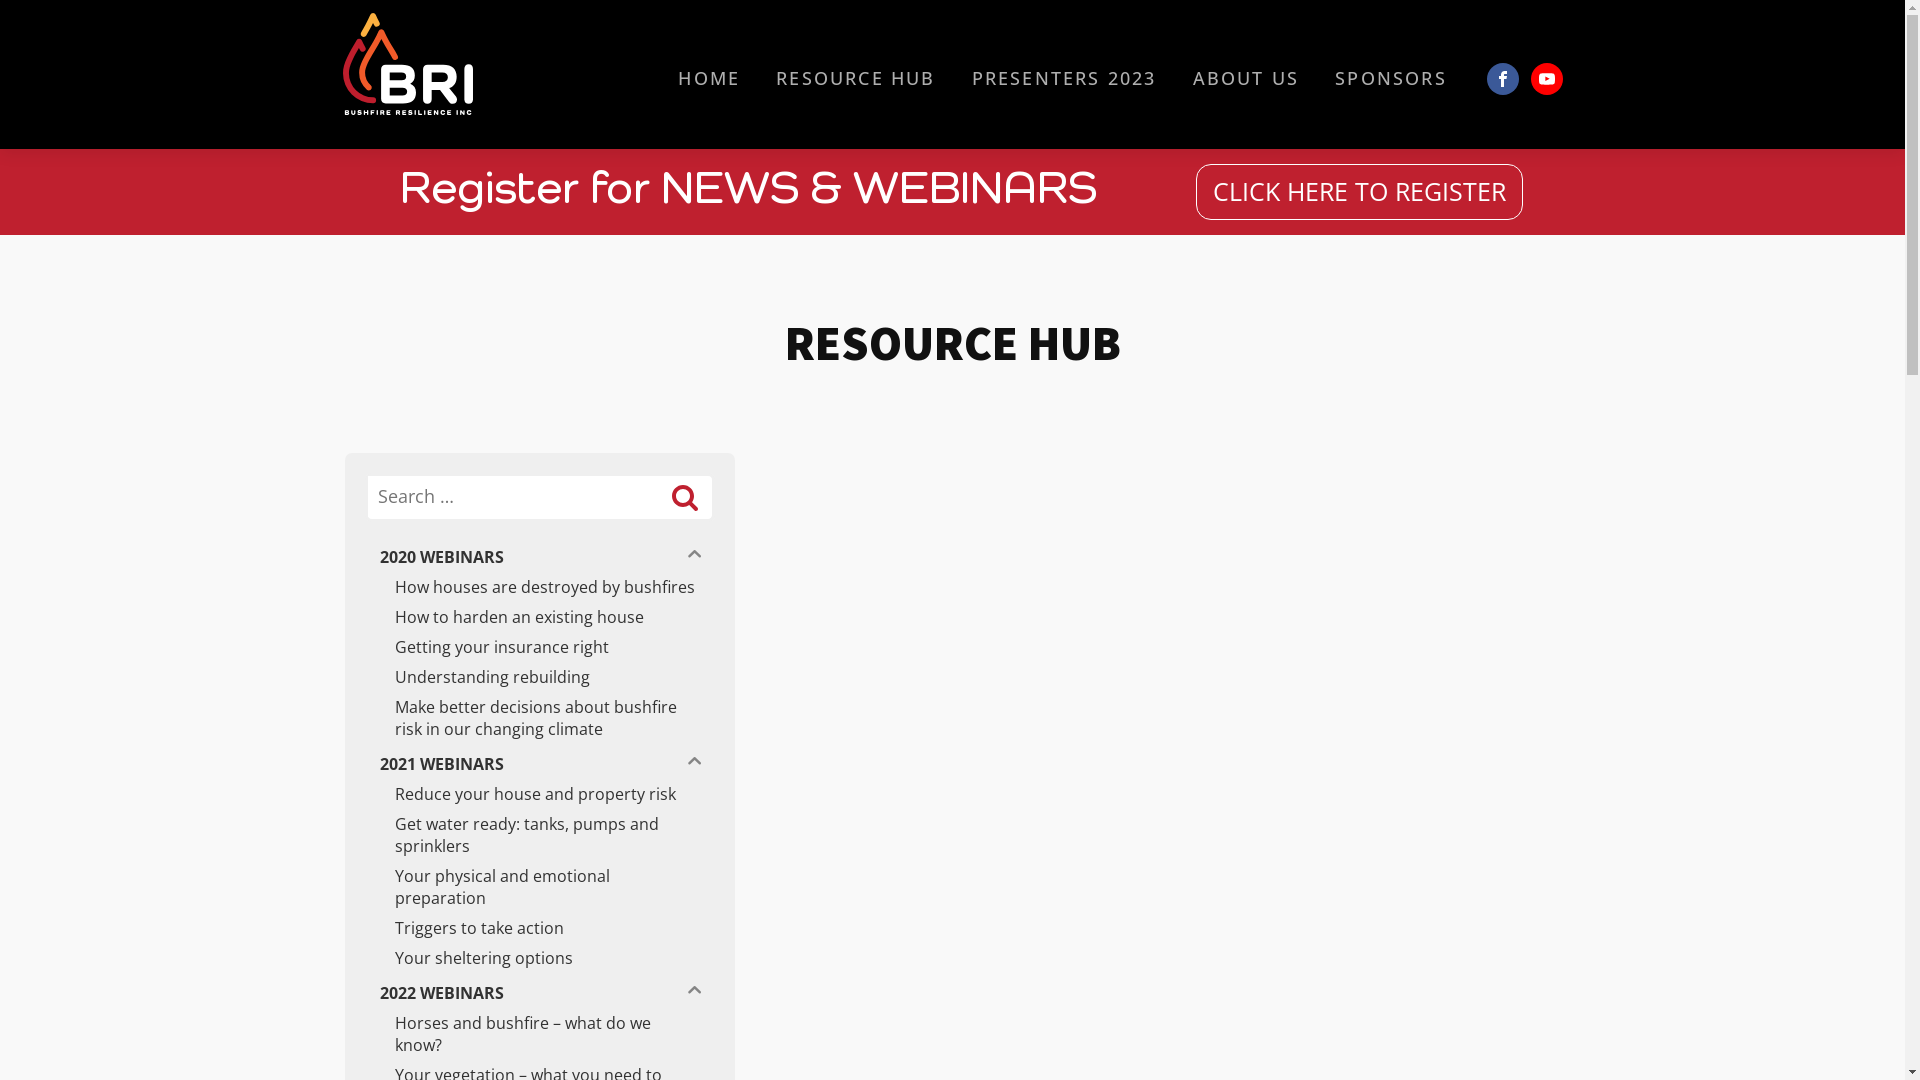 The image size is (1920, 1080). I want to click on 'How houses are destroyed by bushfires', so click(538, 585).